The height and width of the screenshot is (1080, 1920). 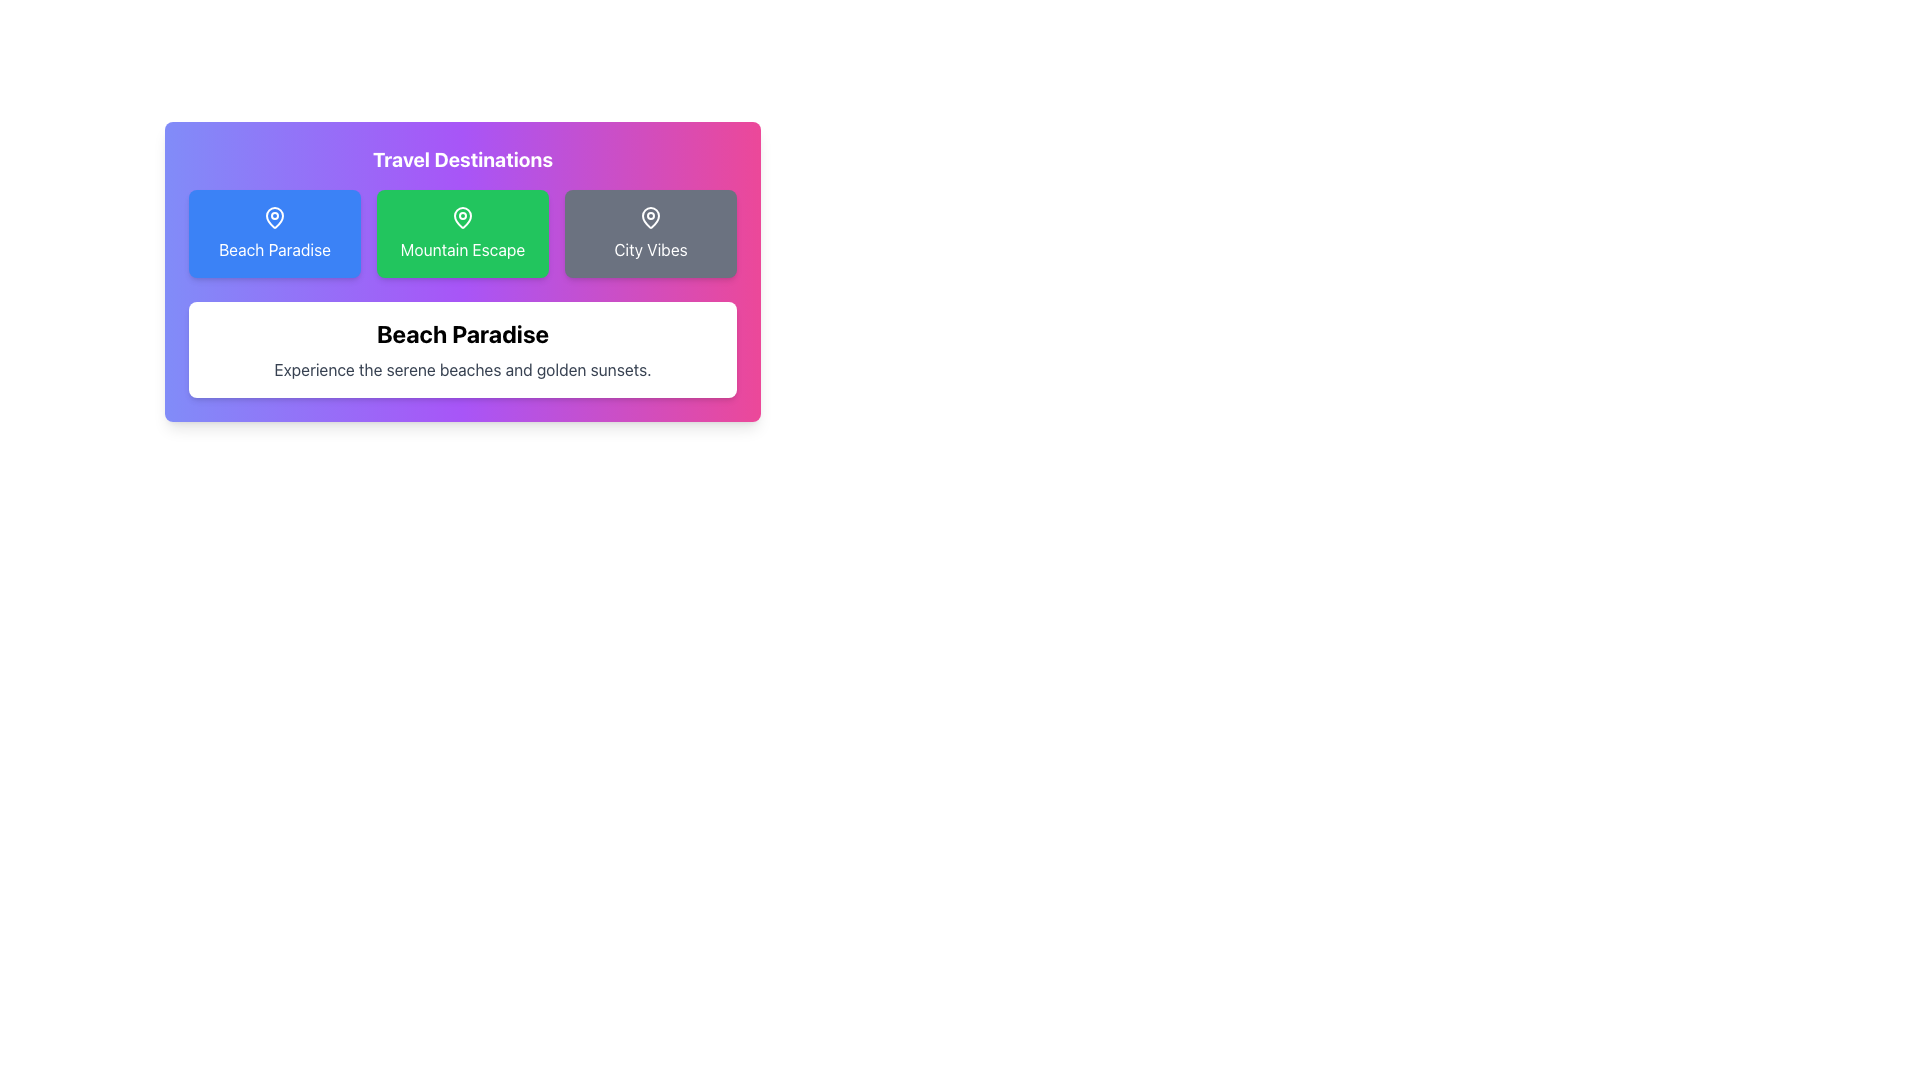 I want to click on the second button labeled 'Mountain Escape' for accessibility navigation, so click(x=461, y=272).